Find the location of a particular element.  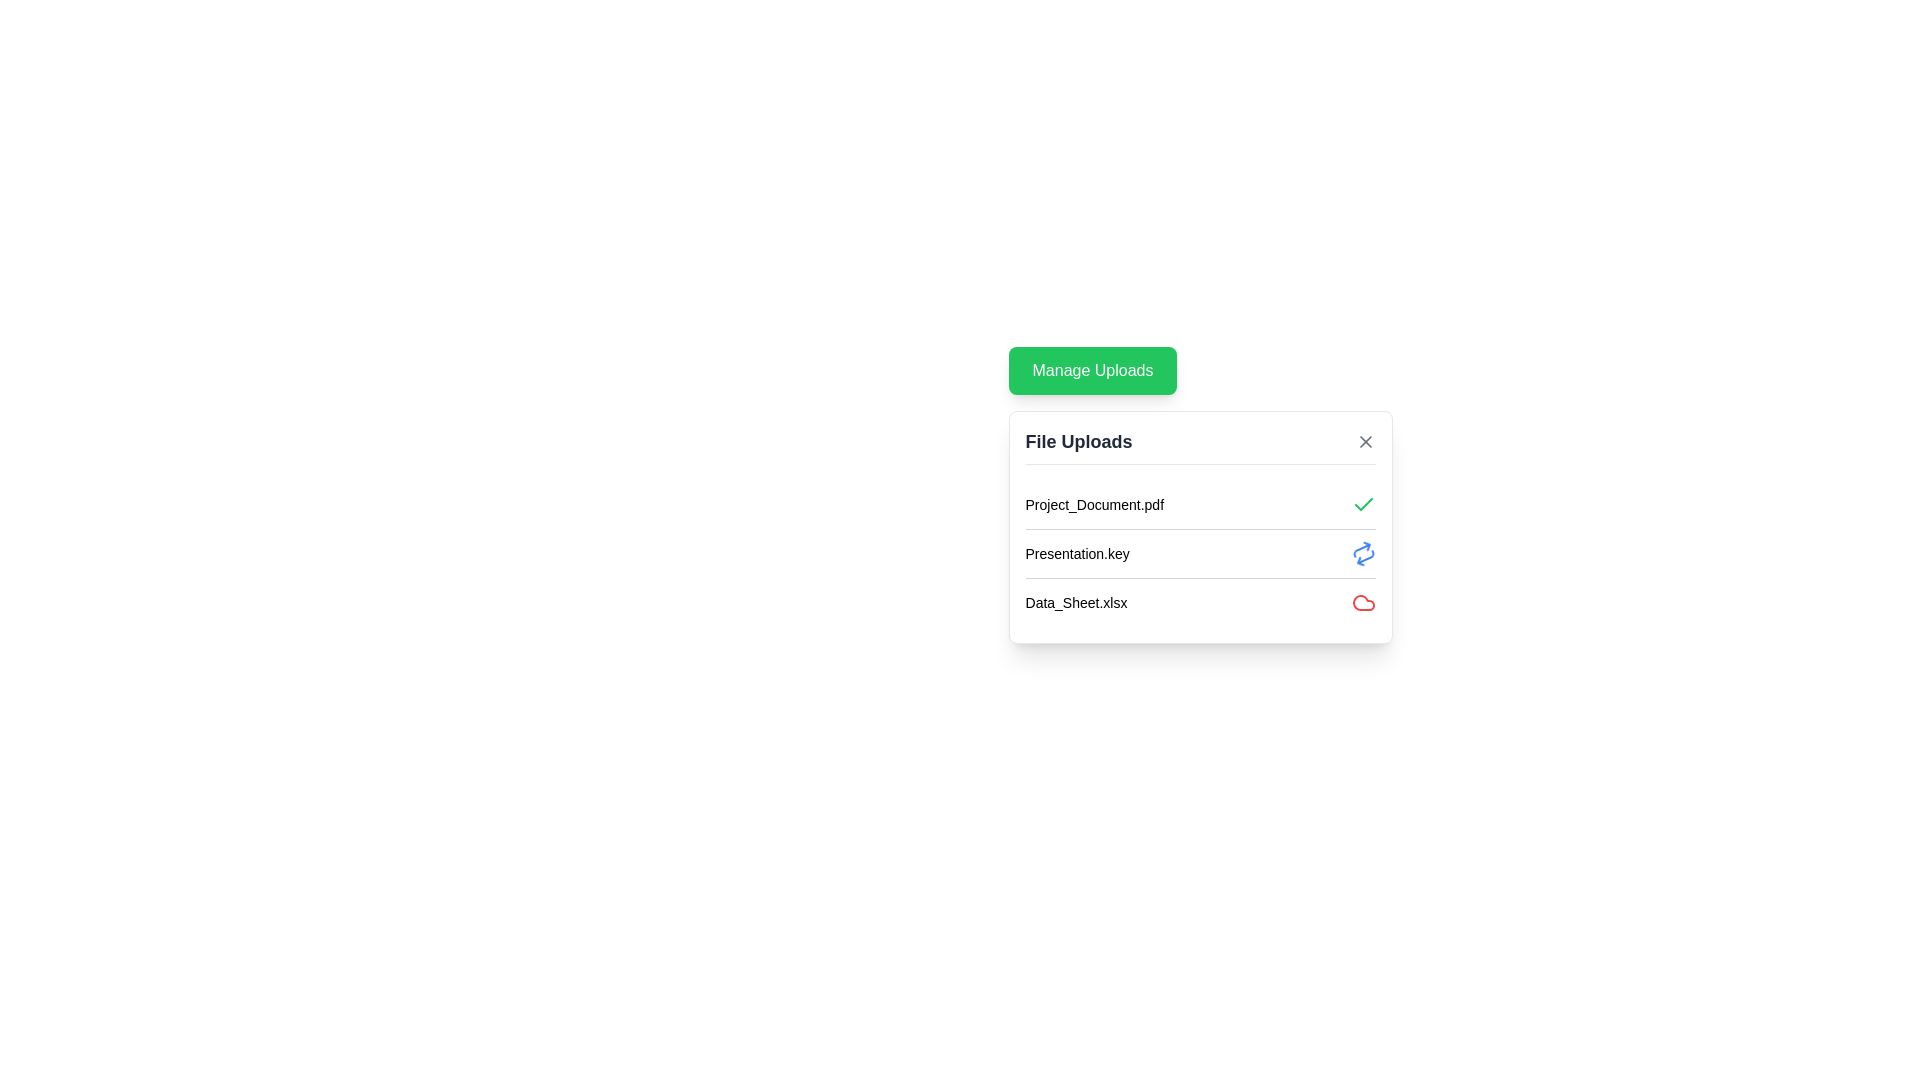

the green check mark icon indicating success for the file 'Project_Document.pdf' in the 'Manage Uploads' modal is located at coordinates (1362, 503).